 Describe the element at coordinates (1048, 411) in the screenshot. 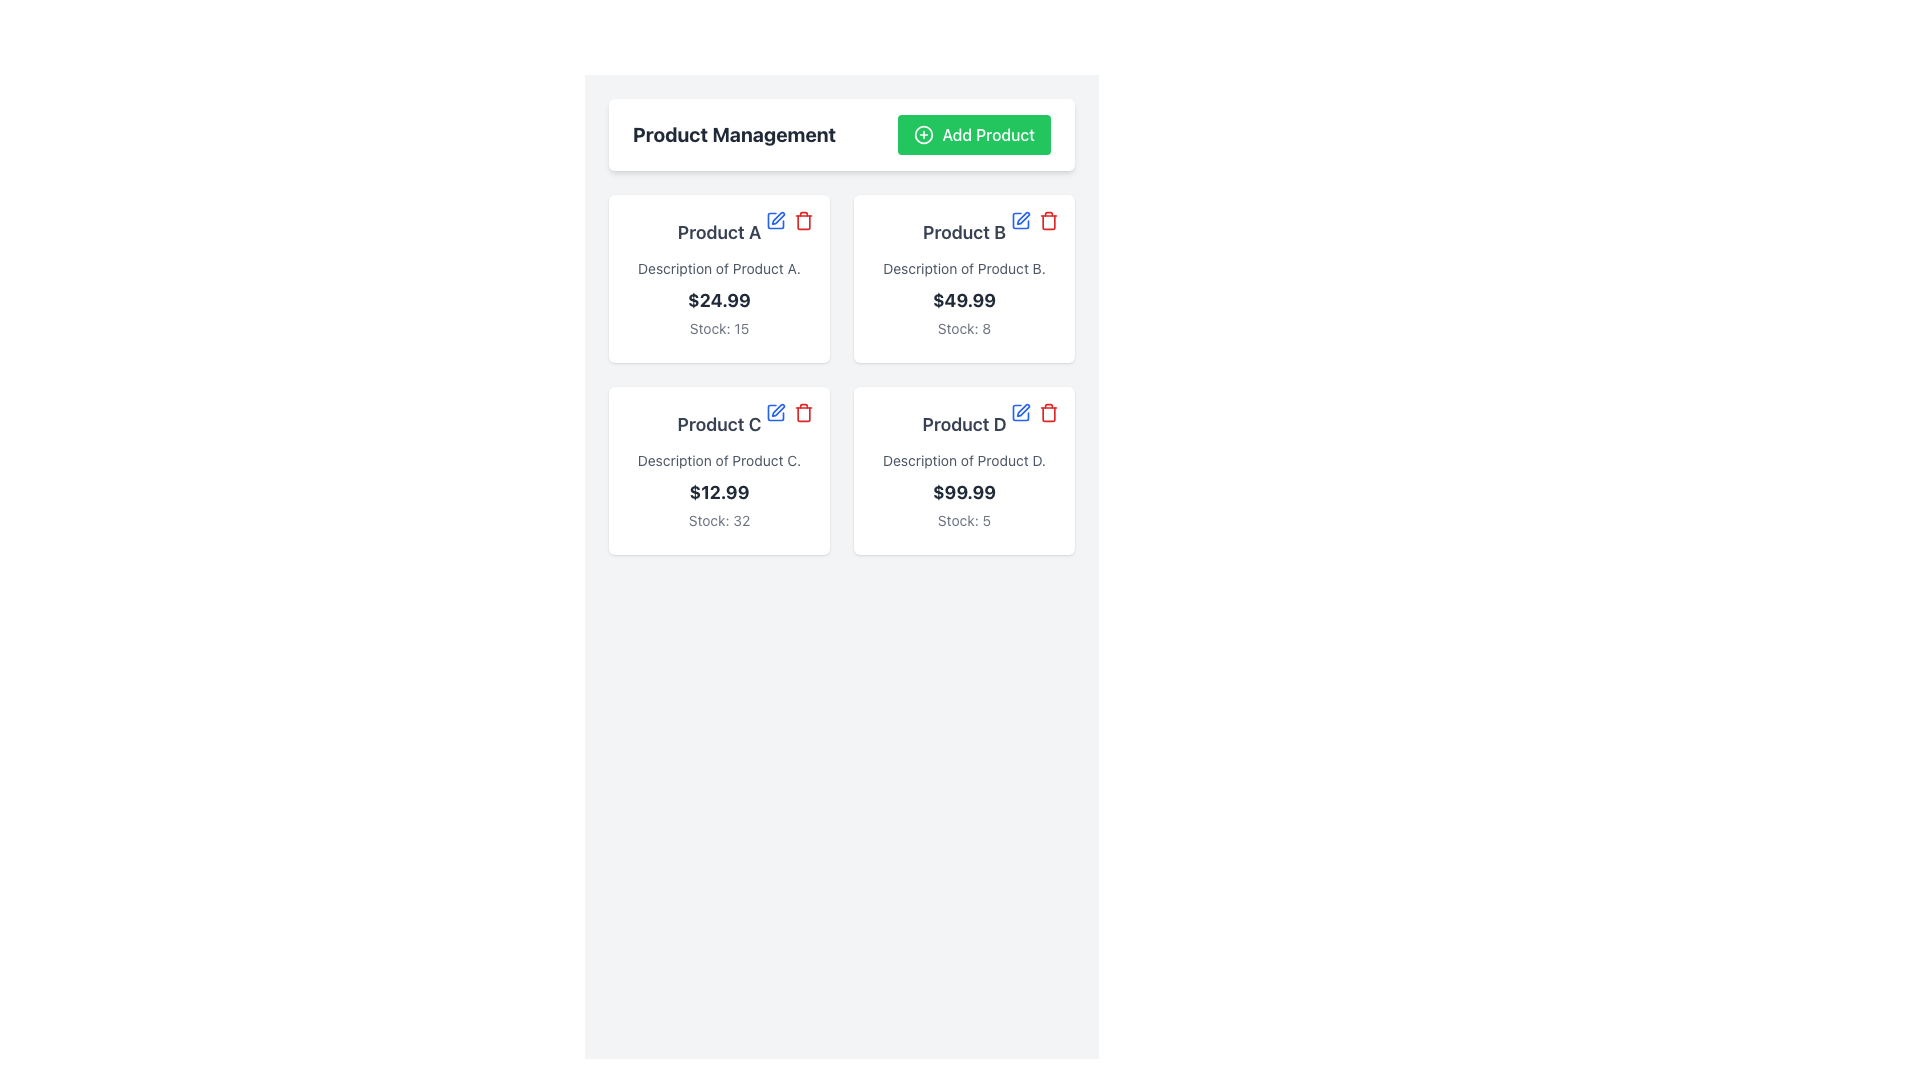

I see `the red trash can icon button located in the top-right corner of the 'Product D' card` at that location.